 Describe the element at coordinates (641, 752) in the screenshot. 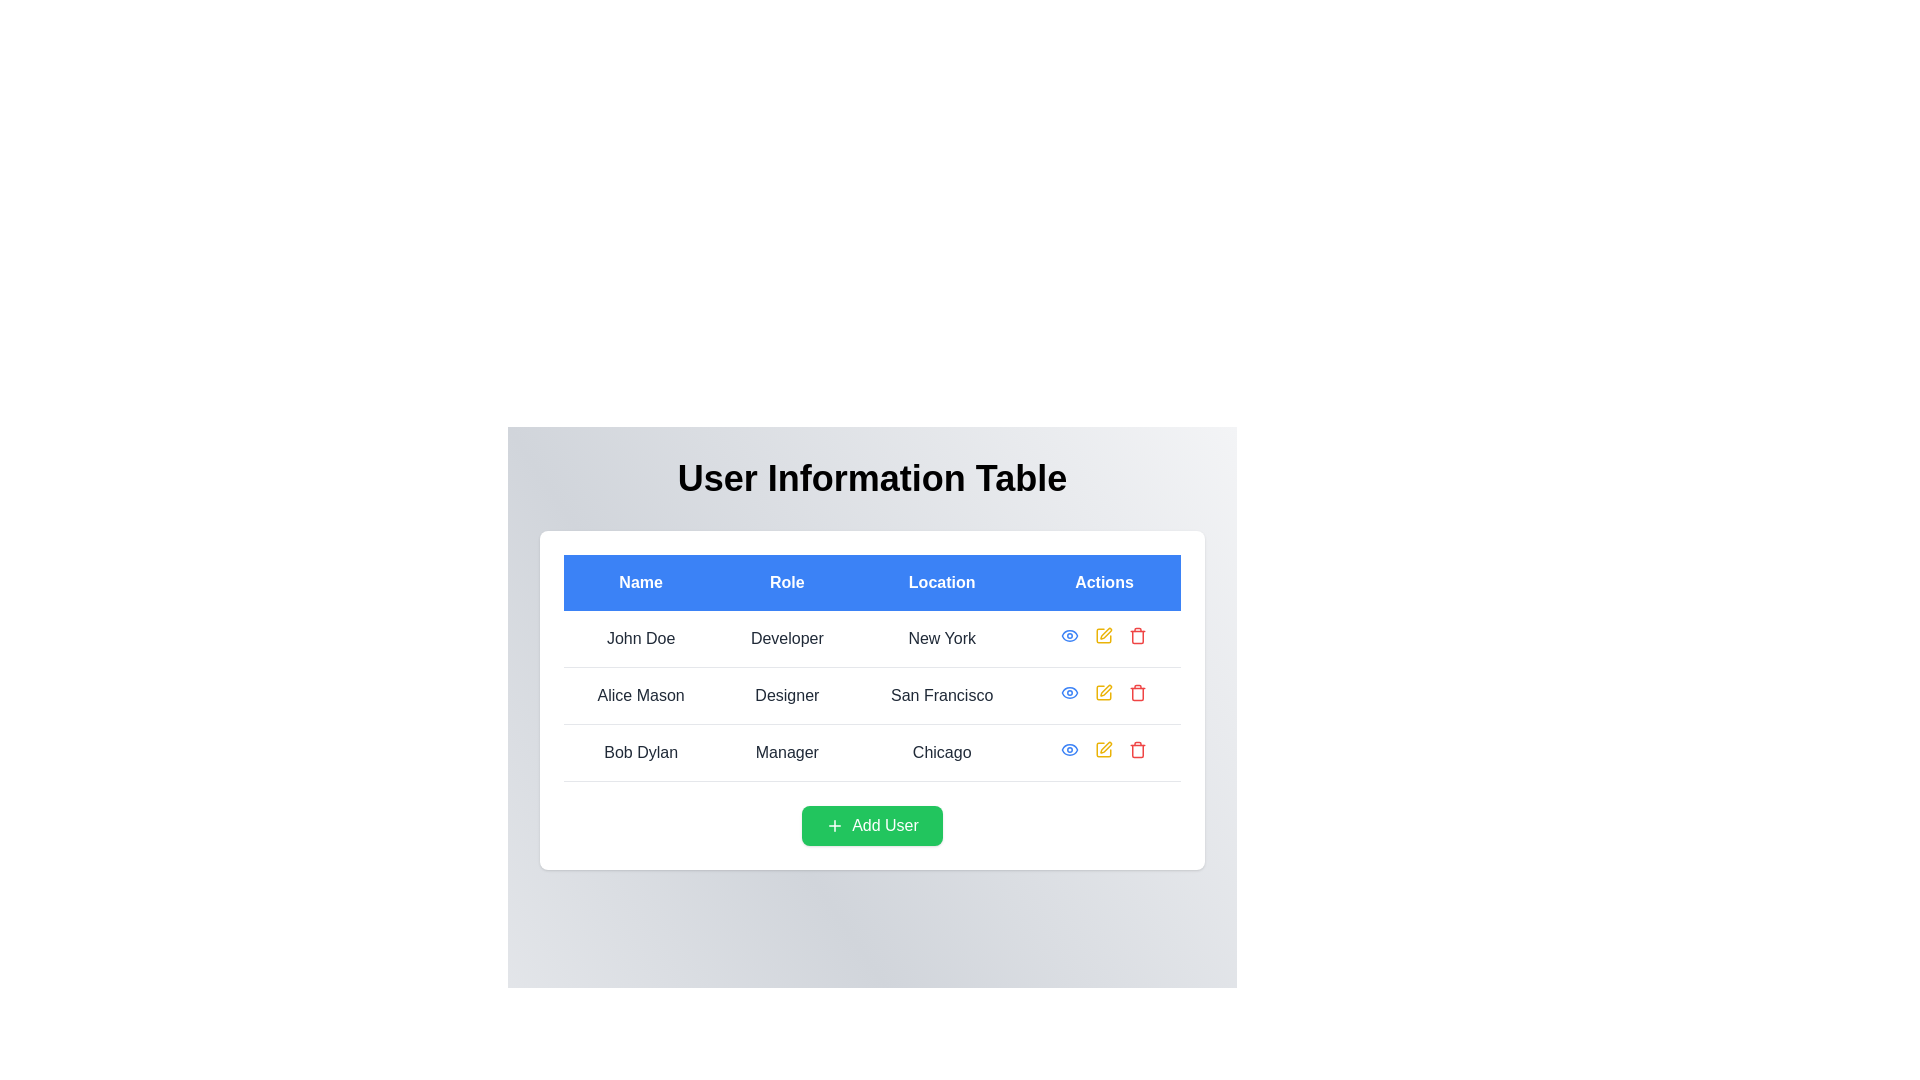

I see `the text label identifying the user named Bob Dylan, located in the third row of the table under the 'Name' column` at that location.